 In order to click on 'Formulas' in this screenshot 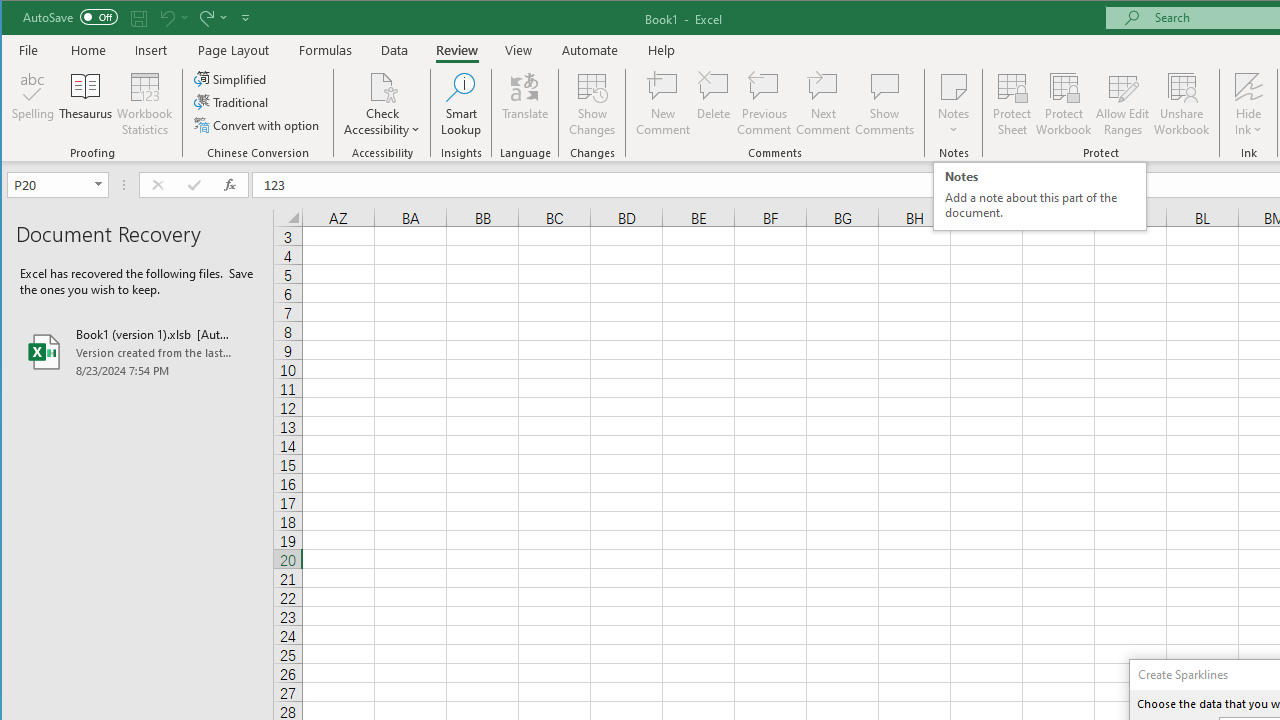, I will do `click(326, 49)`.